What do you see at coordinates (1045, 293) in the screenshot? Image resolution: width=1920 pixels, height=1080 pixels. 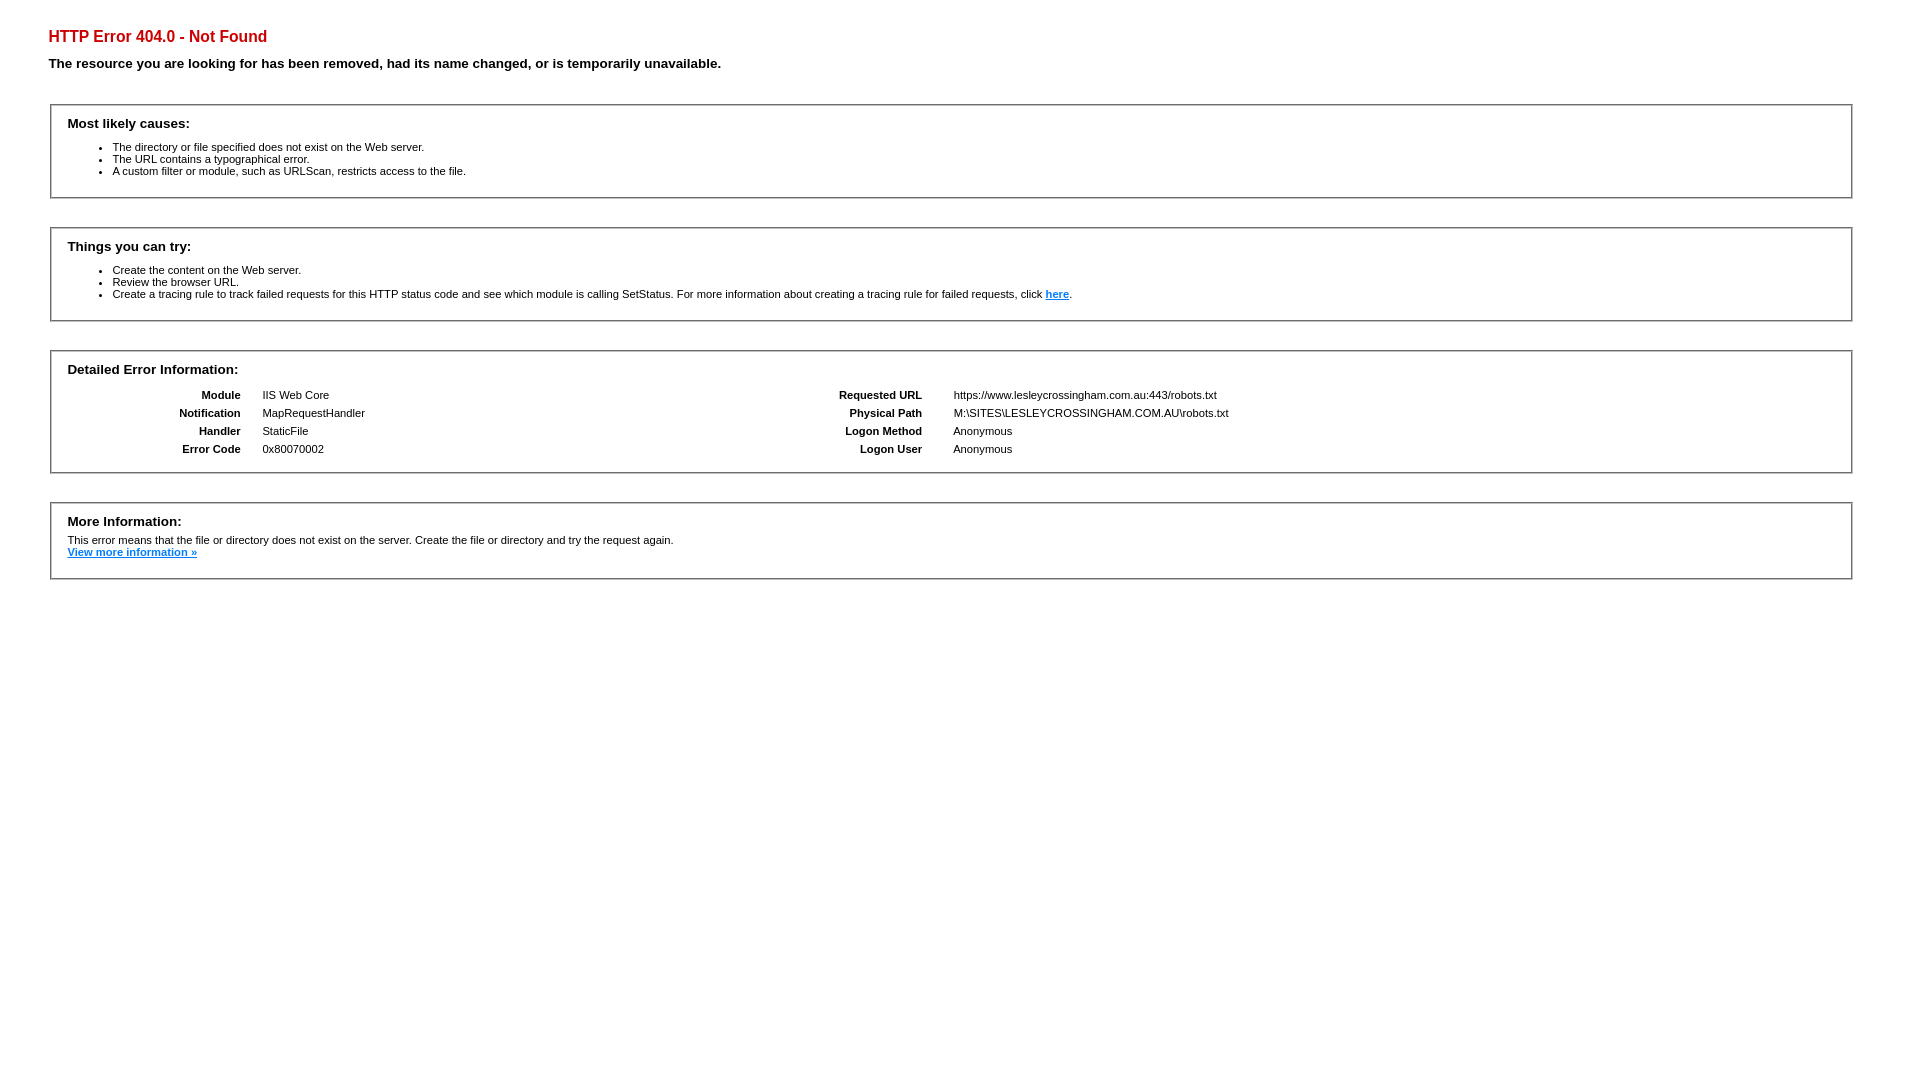 I see `'here'` at bounding box center [1045, 293].